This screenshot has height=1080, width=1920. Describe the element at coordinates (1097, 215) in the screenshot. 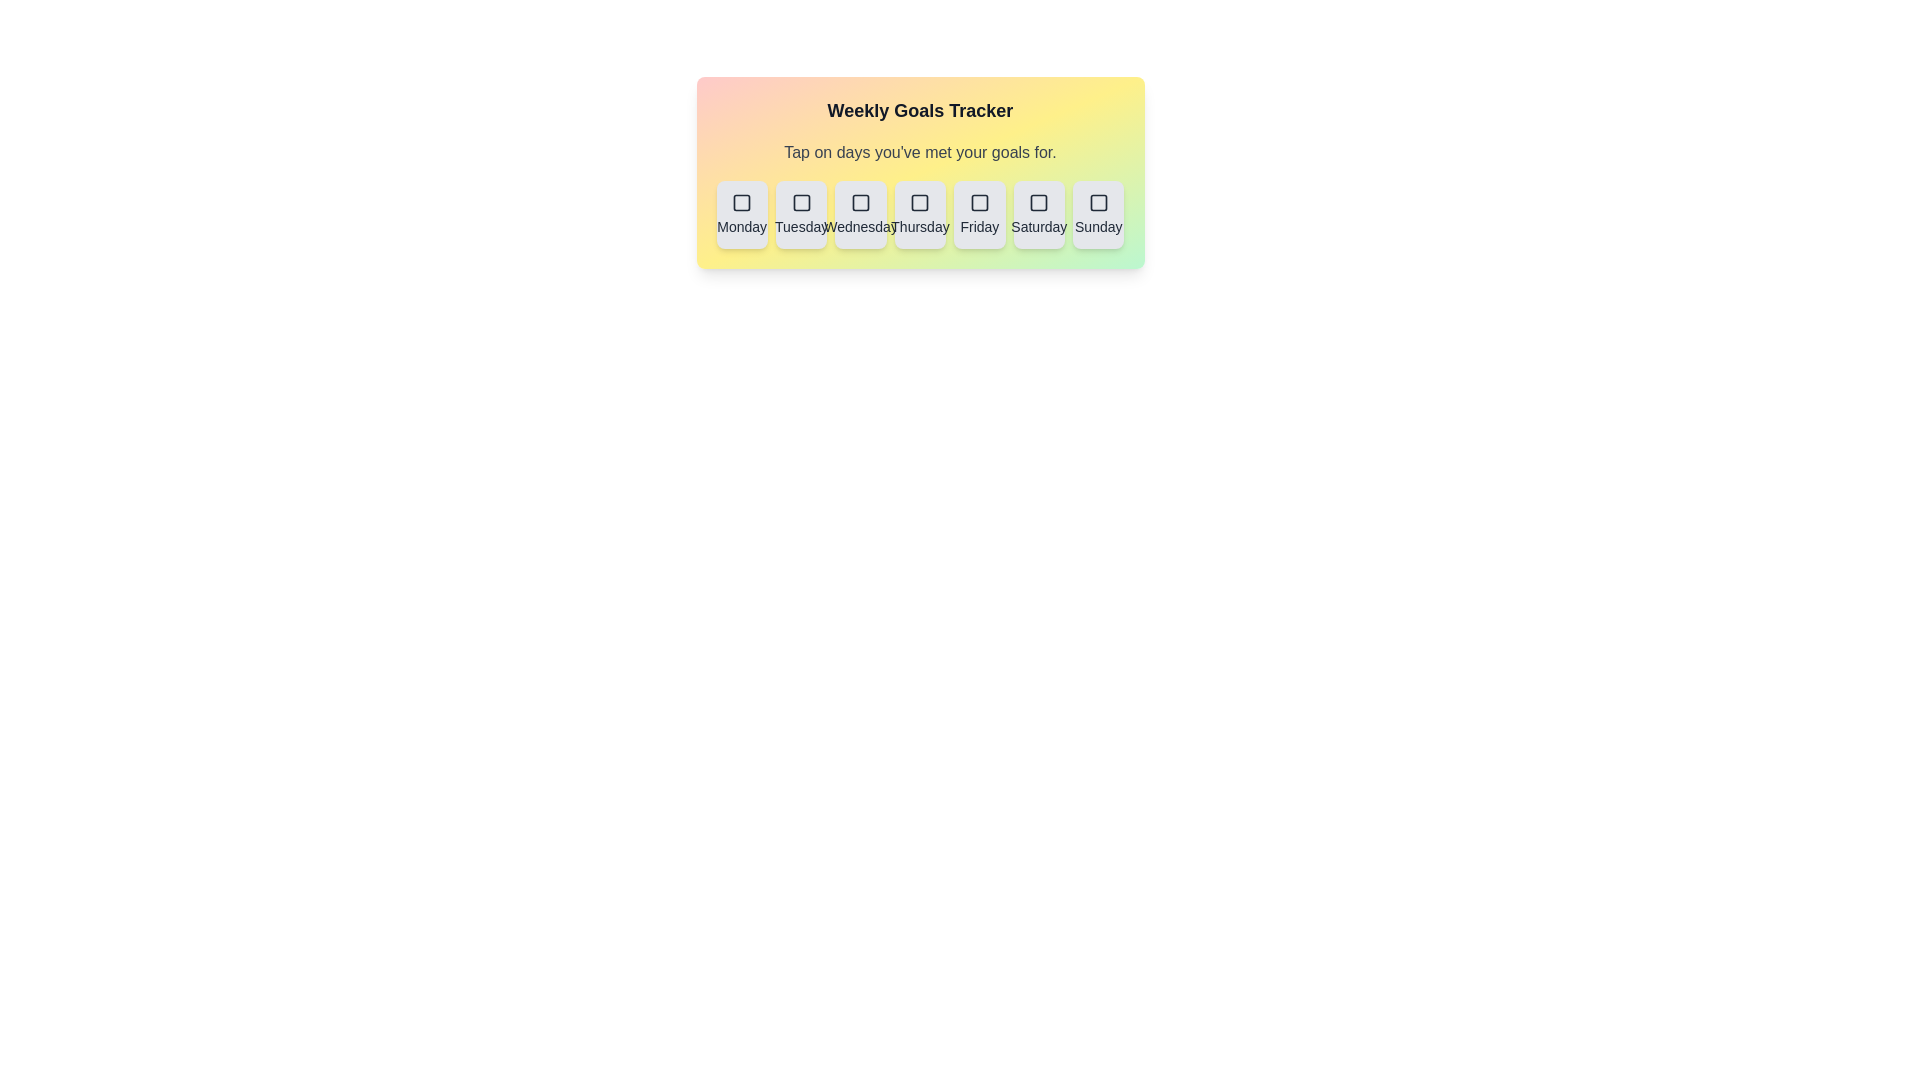

I see `the button labeled Sunday` at that location.